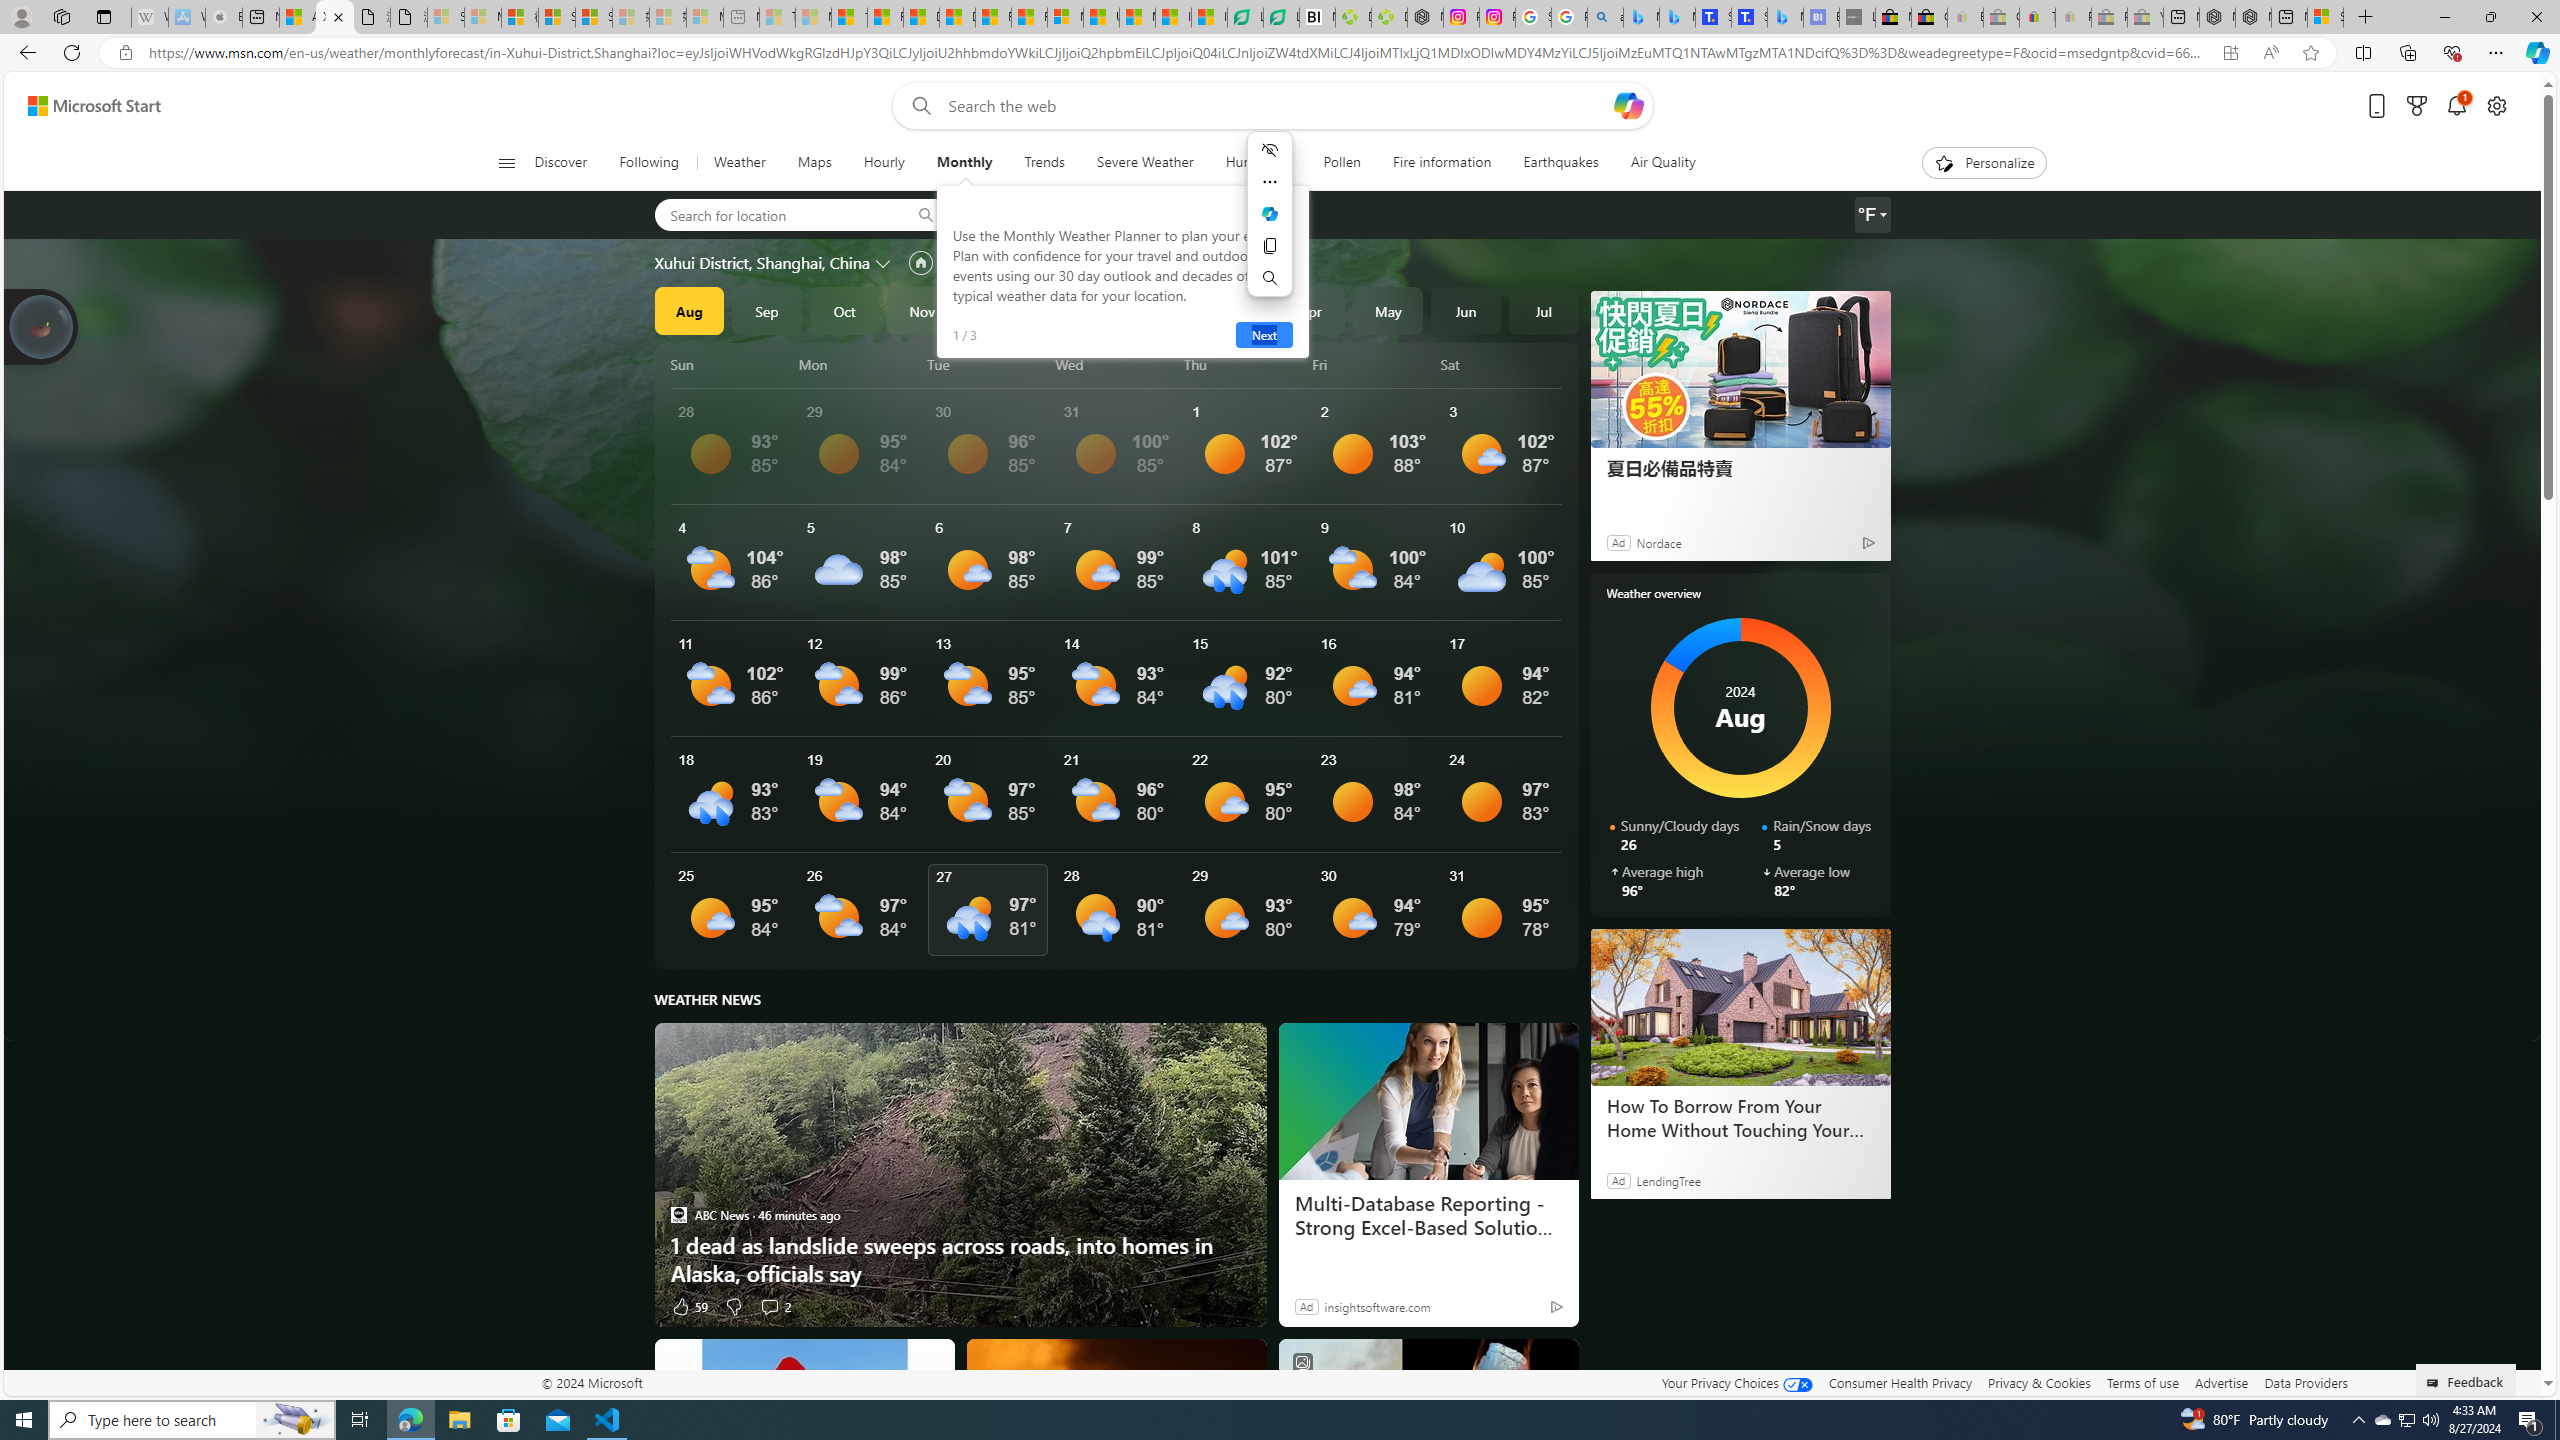 The height and width of the screenshot is (1440, 2560). What do you see at coordinates (774, 214) in the screenshot?
I see `'Search for location'` at bounding box center [774, 214].